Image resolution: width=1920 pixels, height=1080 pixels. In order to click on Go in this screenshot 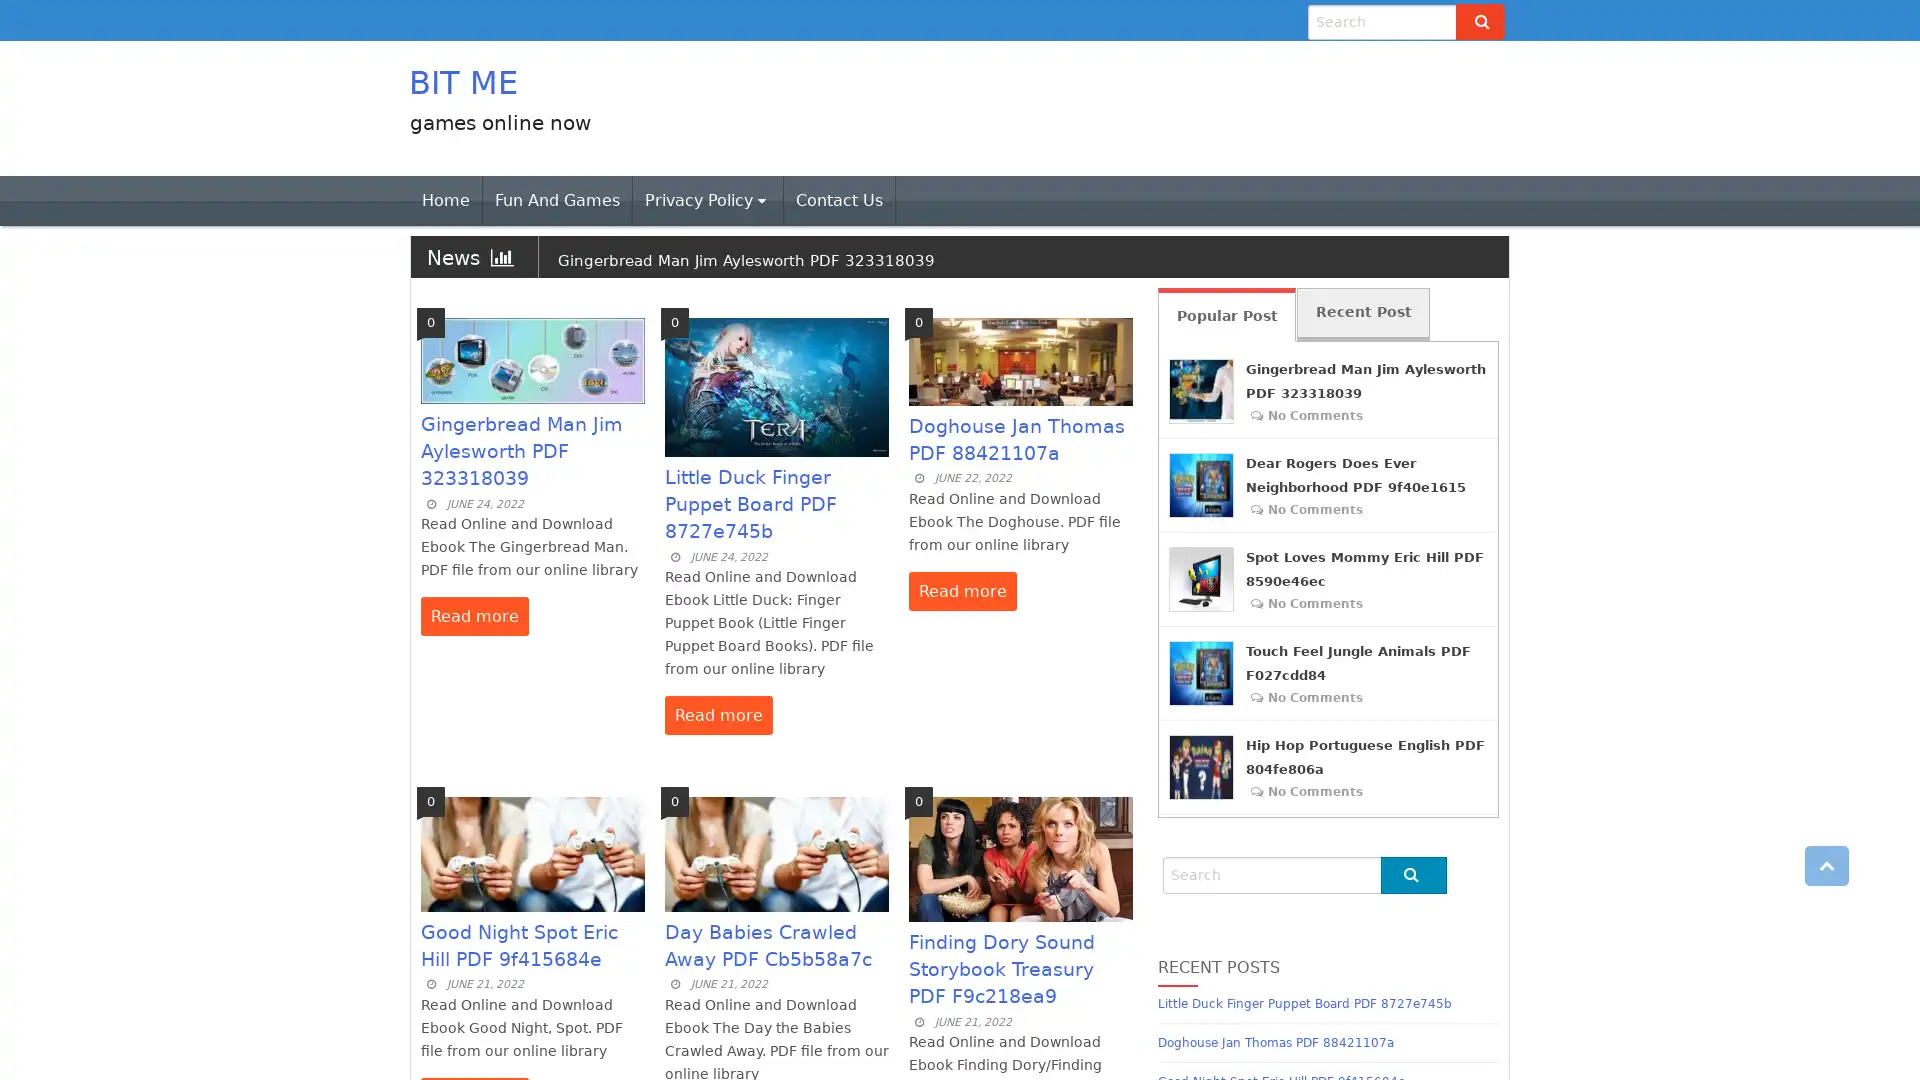, I will do `click(1413, 873)`.